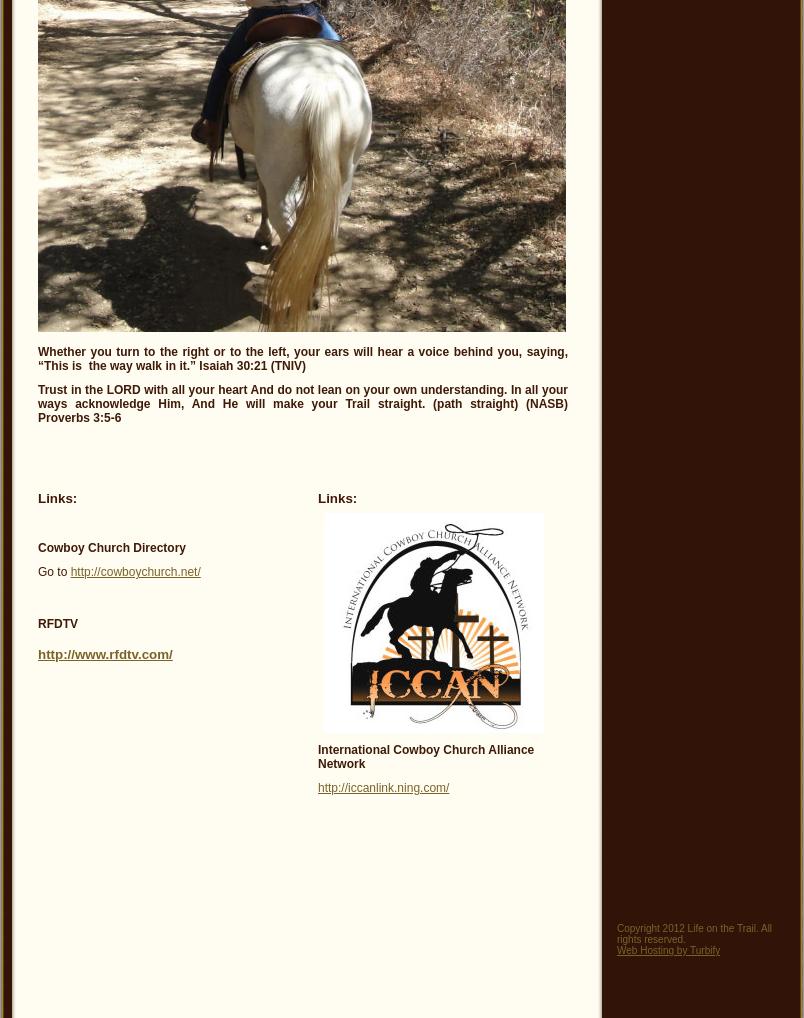 The height and width of the screenshot is (1018, 804). I want to click on 'http://iccanlink.ning.com/', so click(317, 788).